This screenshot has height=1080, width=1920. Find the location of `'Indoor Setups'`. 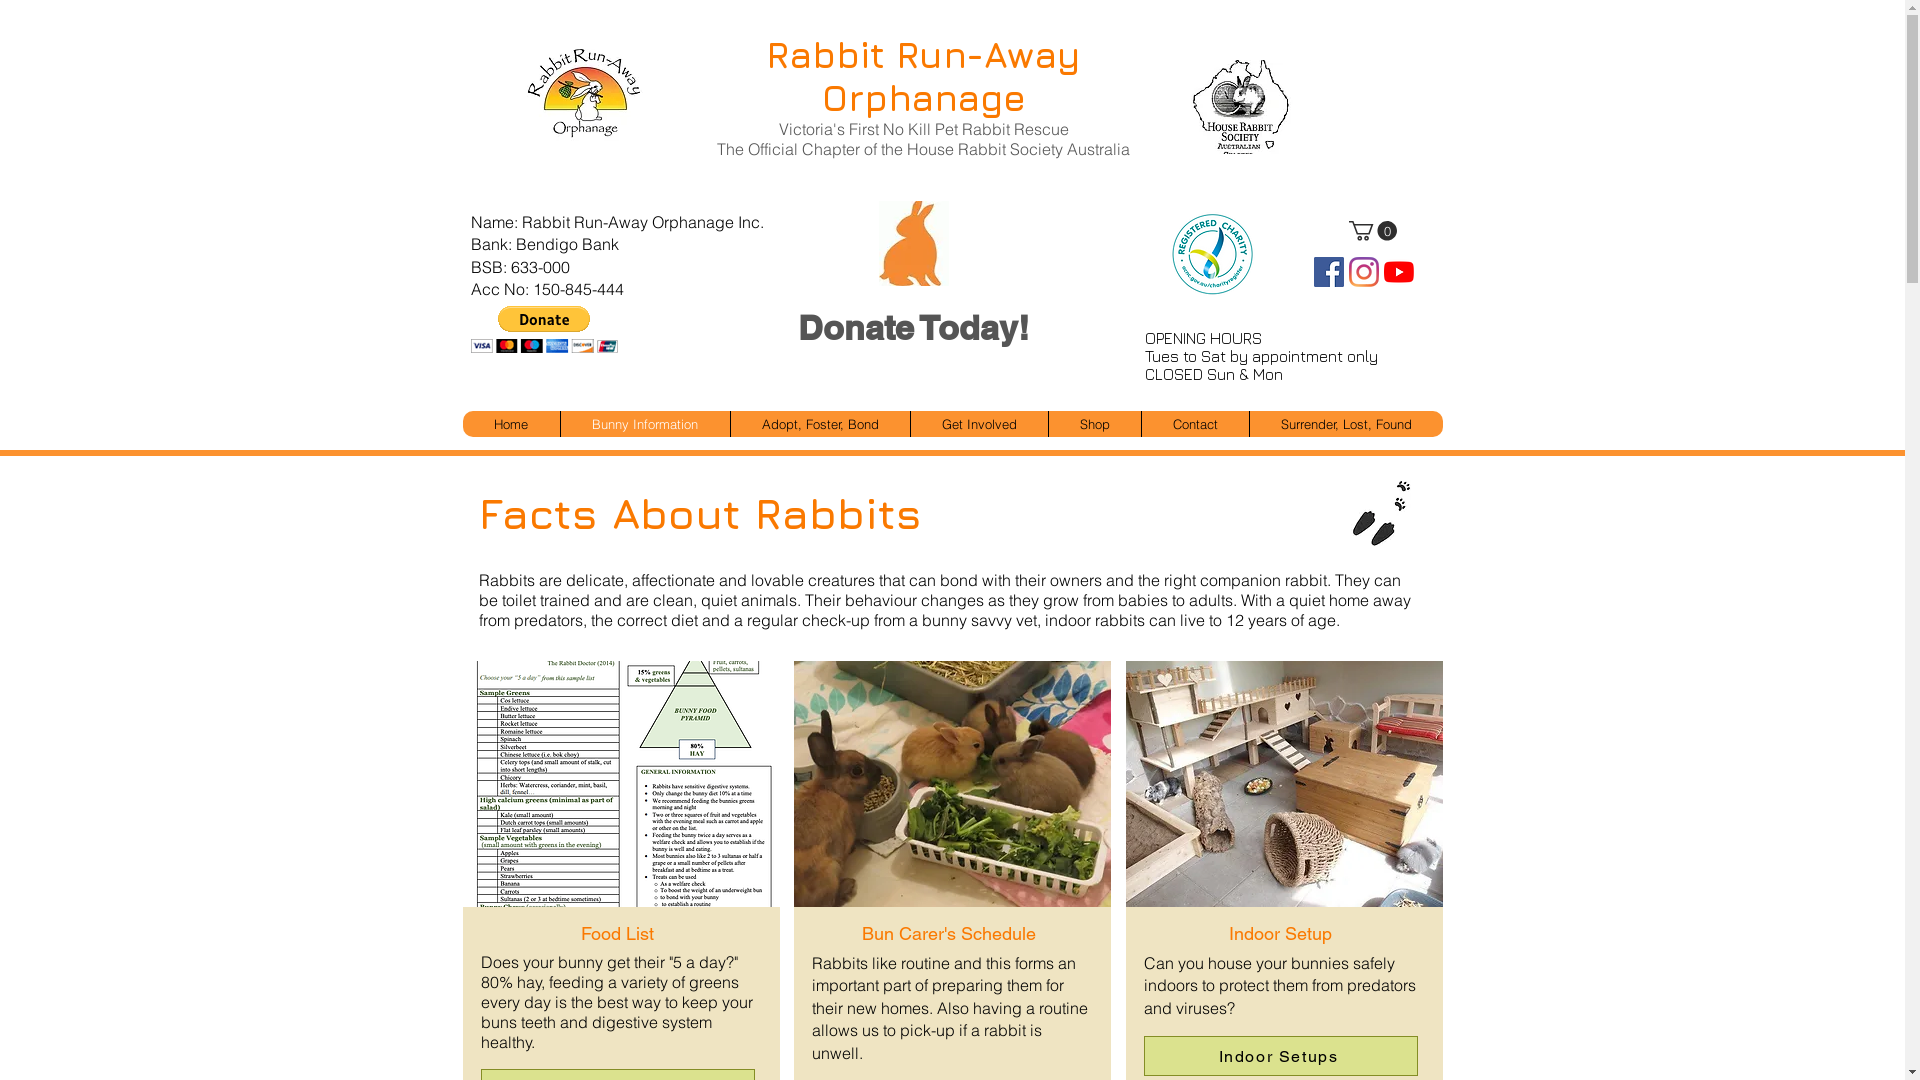

'Indoor Setups' is located at coordinates (1281, 1055).